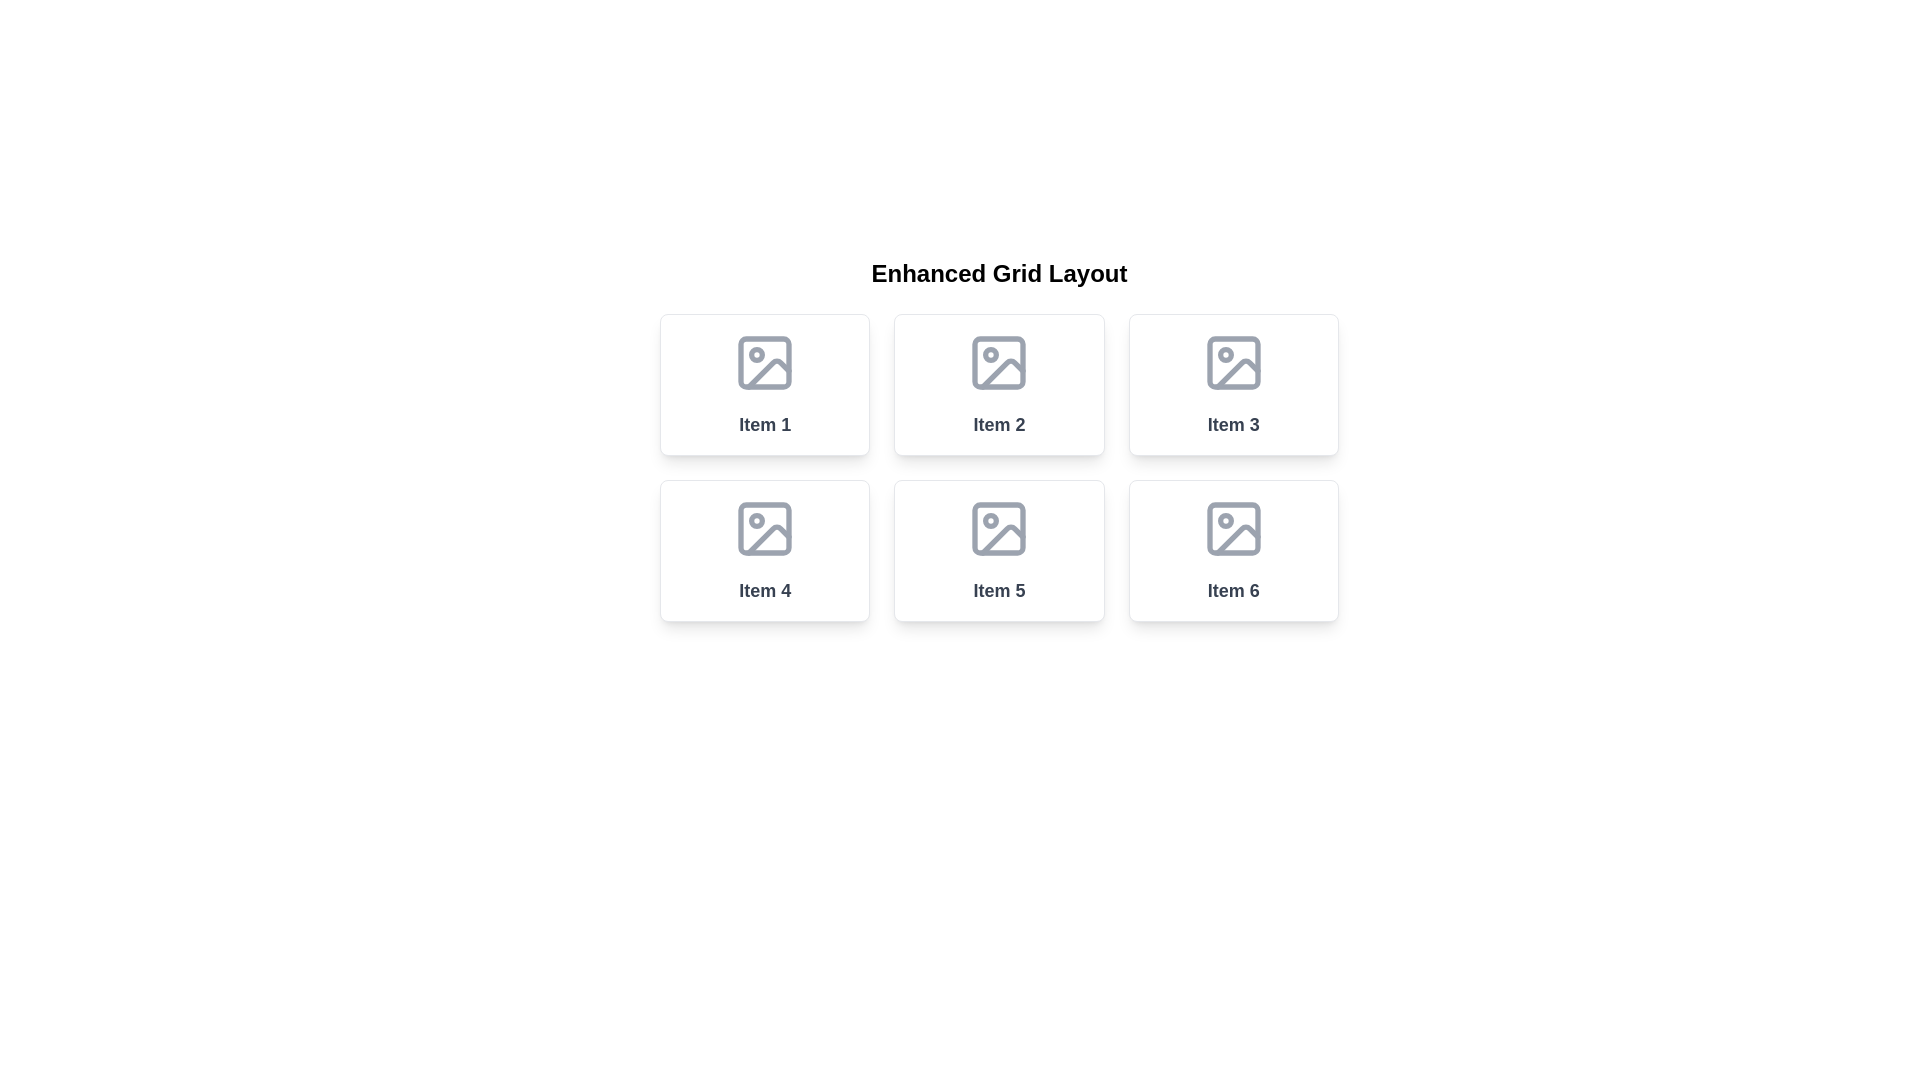 Image resolution: width=1920 pixels, height=1080 pixels. Describe the element at coordinates (764, 362) in the screenshot. I see `the icon representing 'Item 1' in the grid layout, which is located at the center of its bounding box` at that location.